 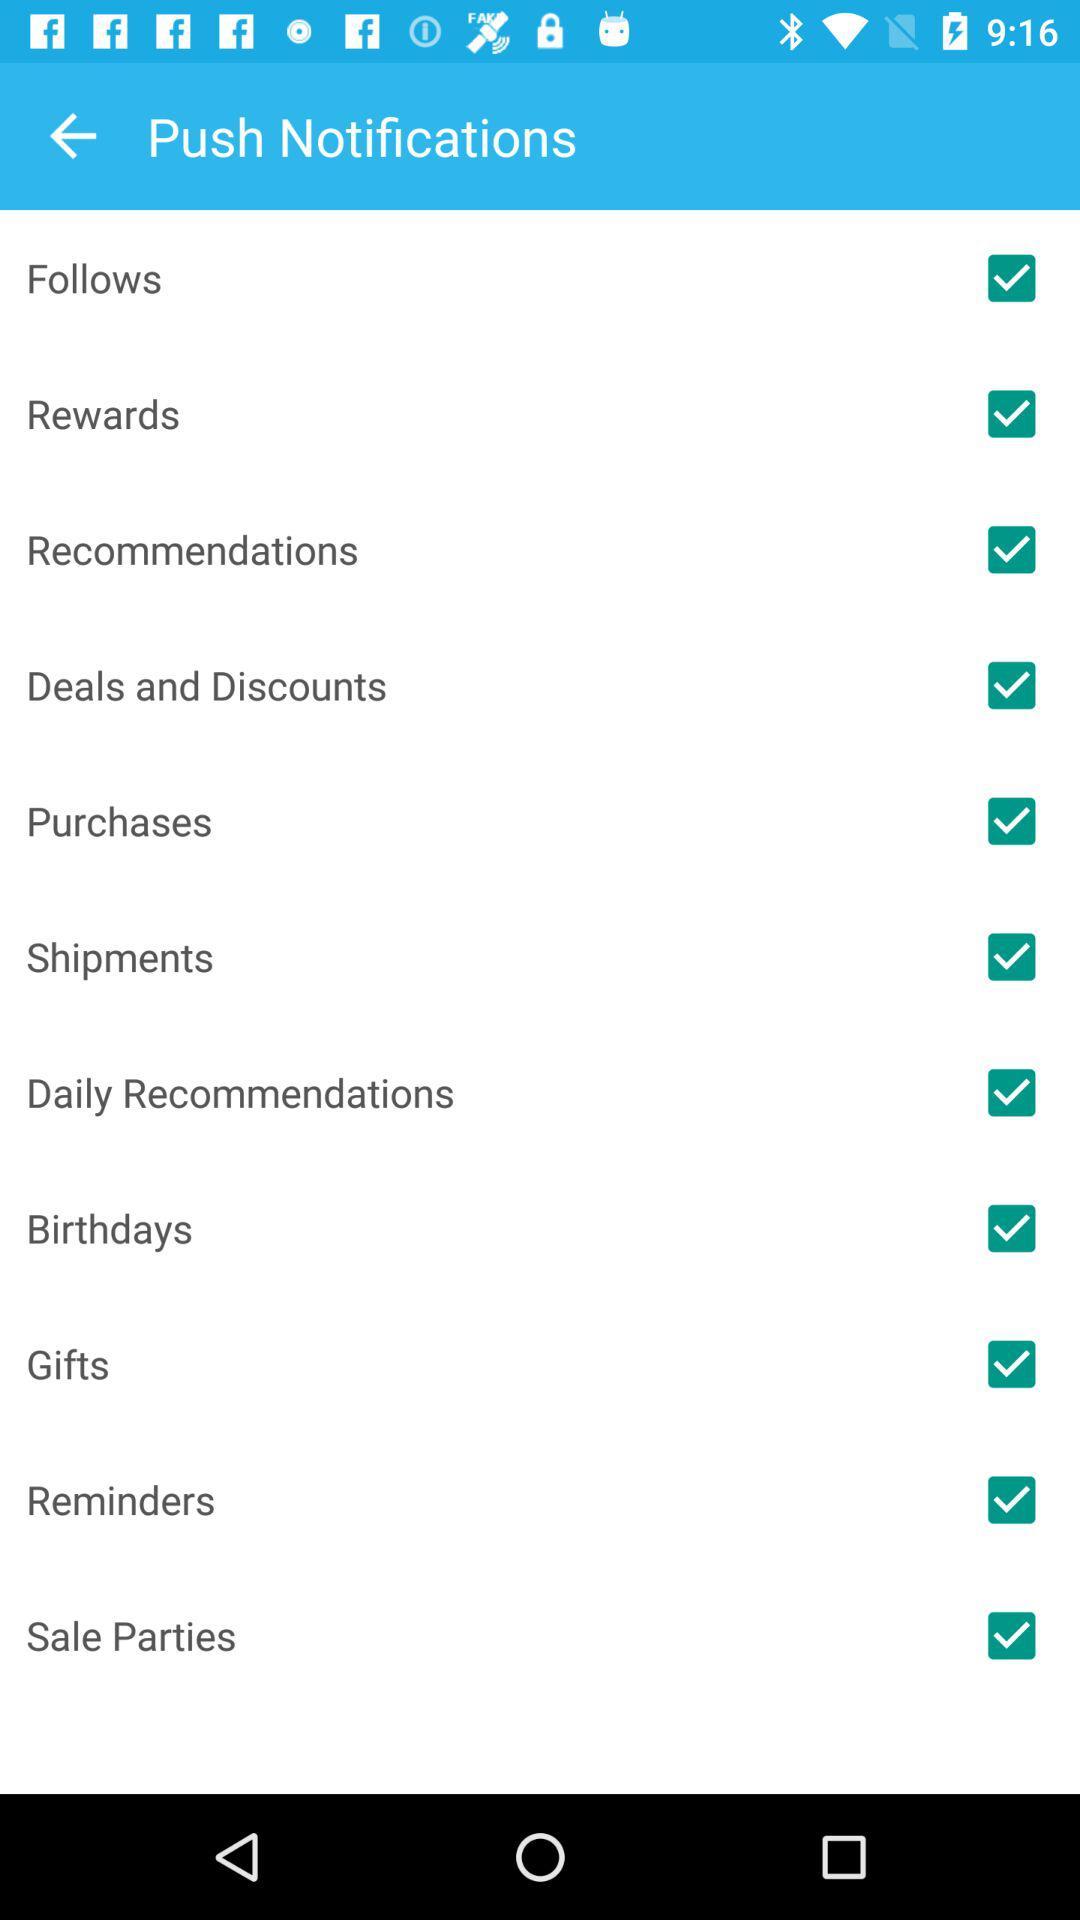 What do you see at coordinates (1011, 685) in the screenshot?
I see `switch the deals and discounts` at bounding box center [1011, 685].